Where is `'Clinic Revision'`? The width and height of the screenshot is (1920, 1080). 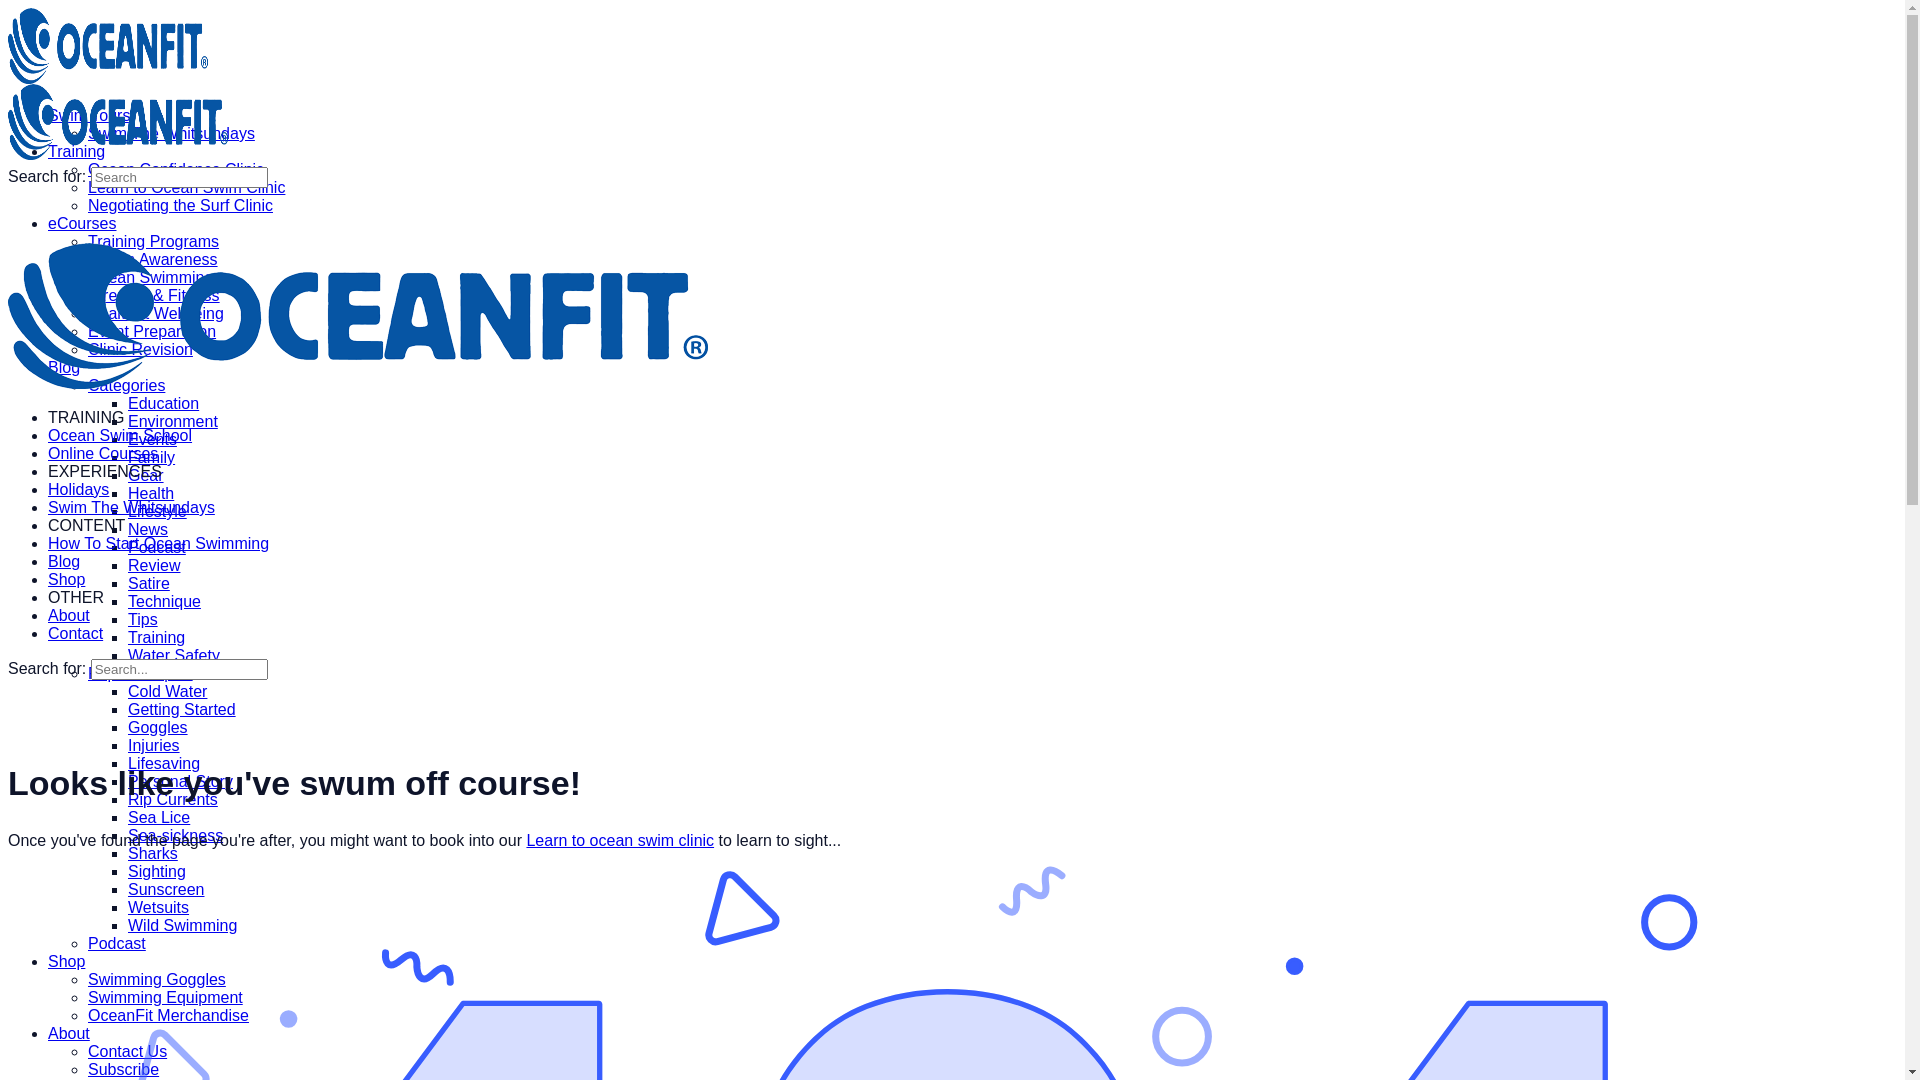
'Clinic Revision' is located at coordinates (139, 348).